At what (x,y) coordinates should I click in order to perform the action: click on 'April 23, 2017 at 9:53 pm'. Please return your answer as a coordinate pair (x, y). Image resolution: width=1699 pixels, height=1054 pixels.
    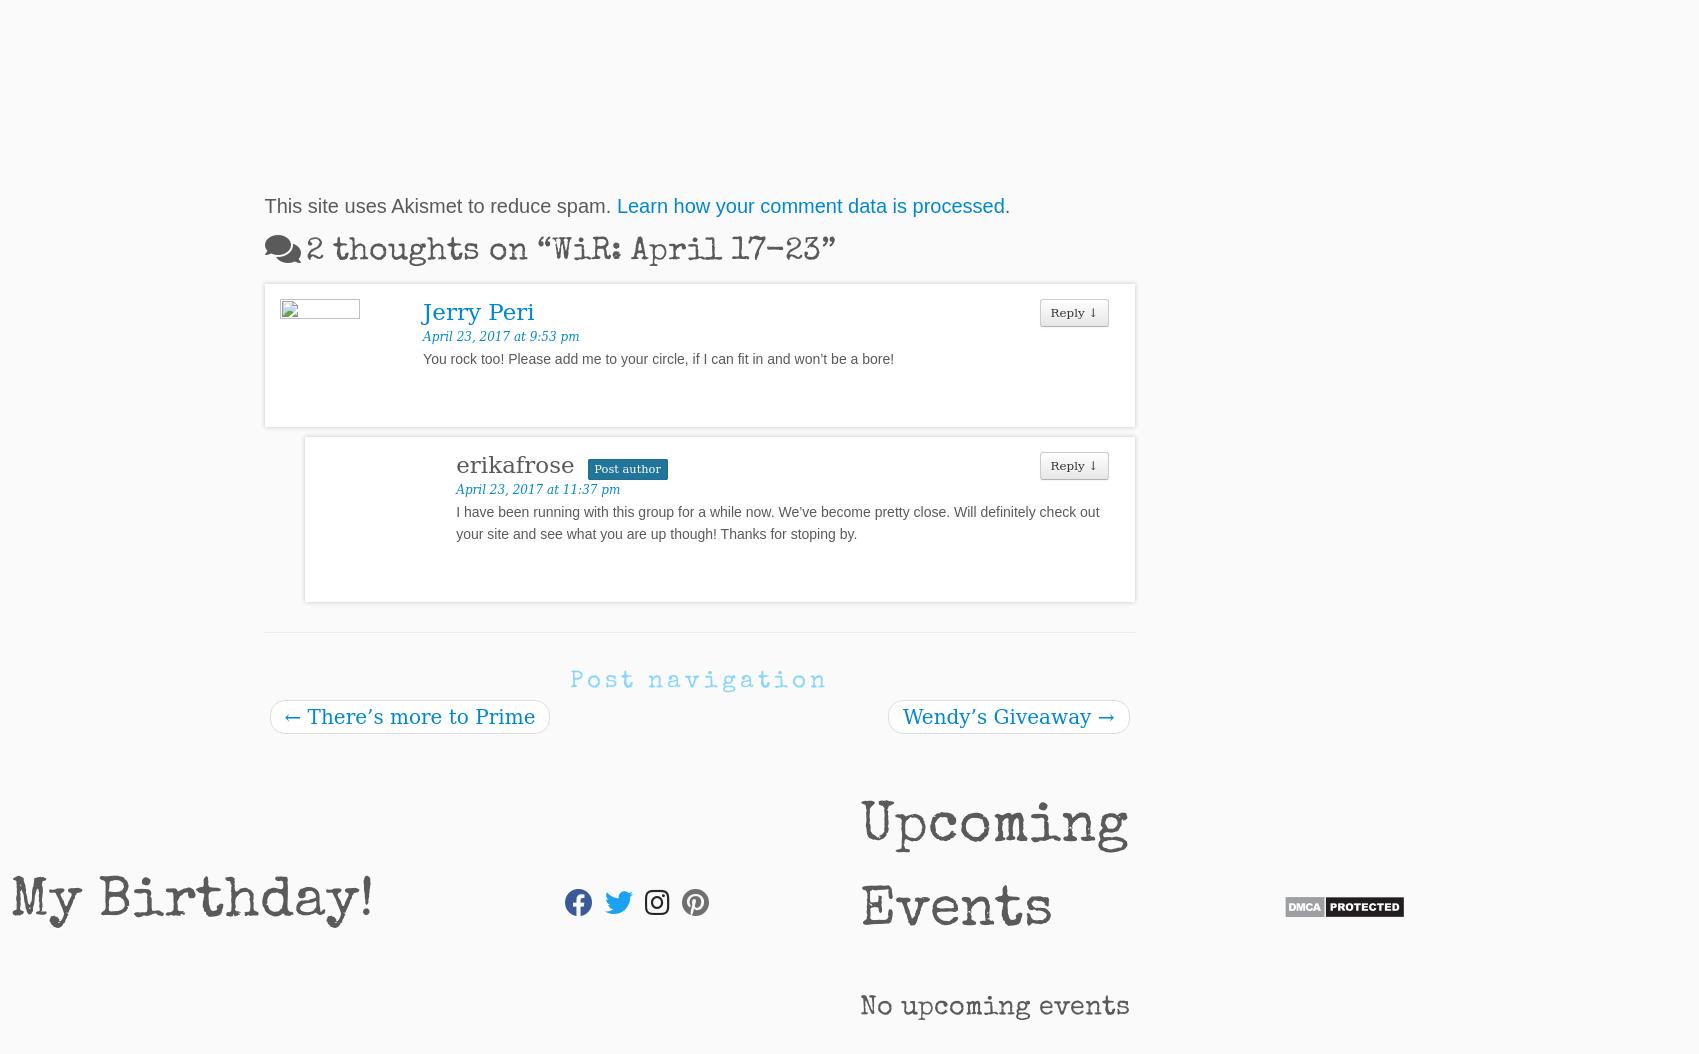
    Looking at the image, I should click on (500, 336).